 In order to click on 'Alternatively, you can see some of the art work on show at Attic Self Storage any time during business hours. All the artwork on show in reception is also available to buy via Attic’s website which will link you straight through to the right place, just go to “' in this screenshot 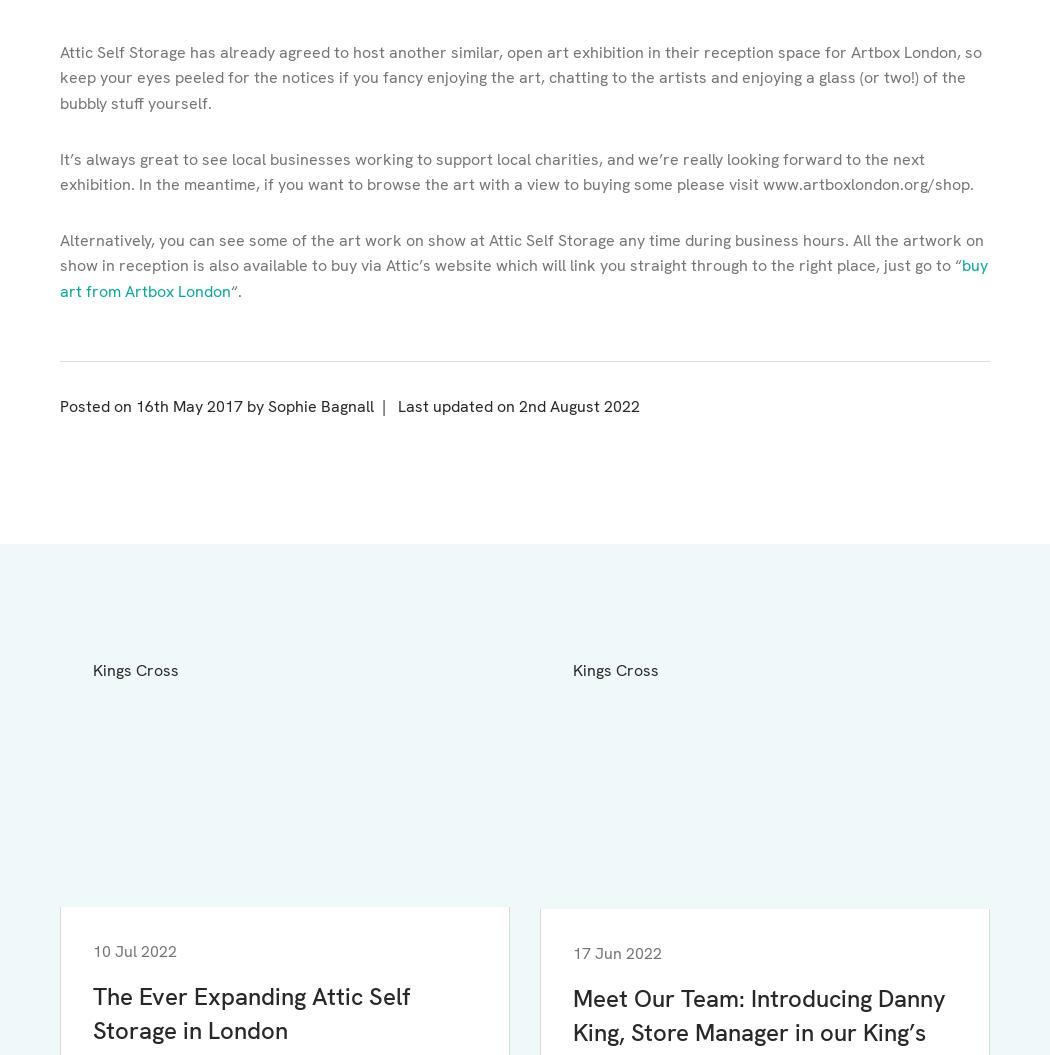, I will do `click(520, 252)`.